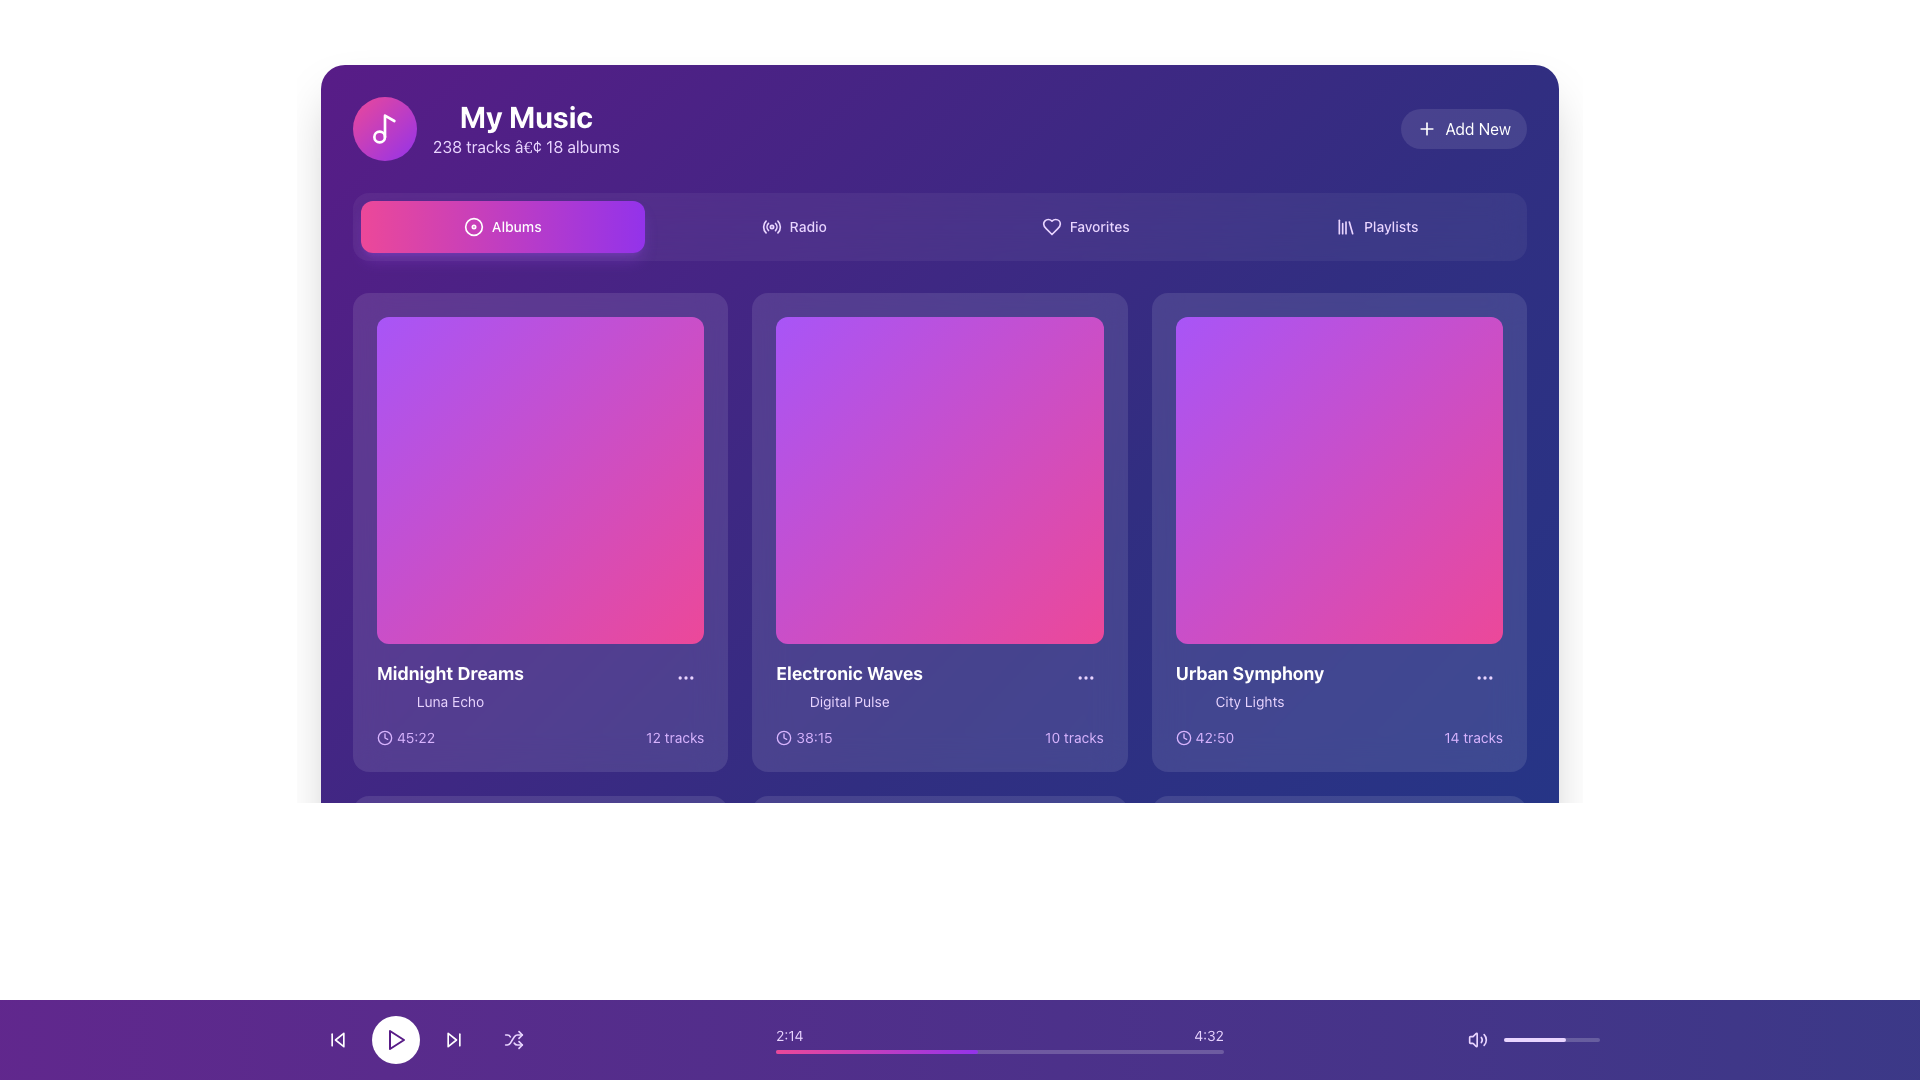  What do you see at coordinates (1556, 1039) in the screenshot?
I see `the volume` at bounding box center [1556, 1039].